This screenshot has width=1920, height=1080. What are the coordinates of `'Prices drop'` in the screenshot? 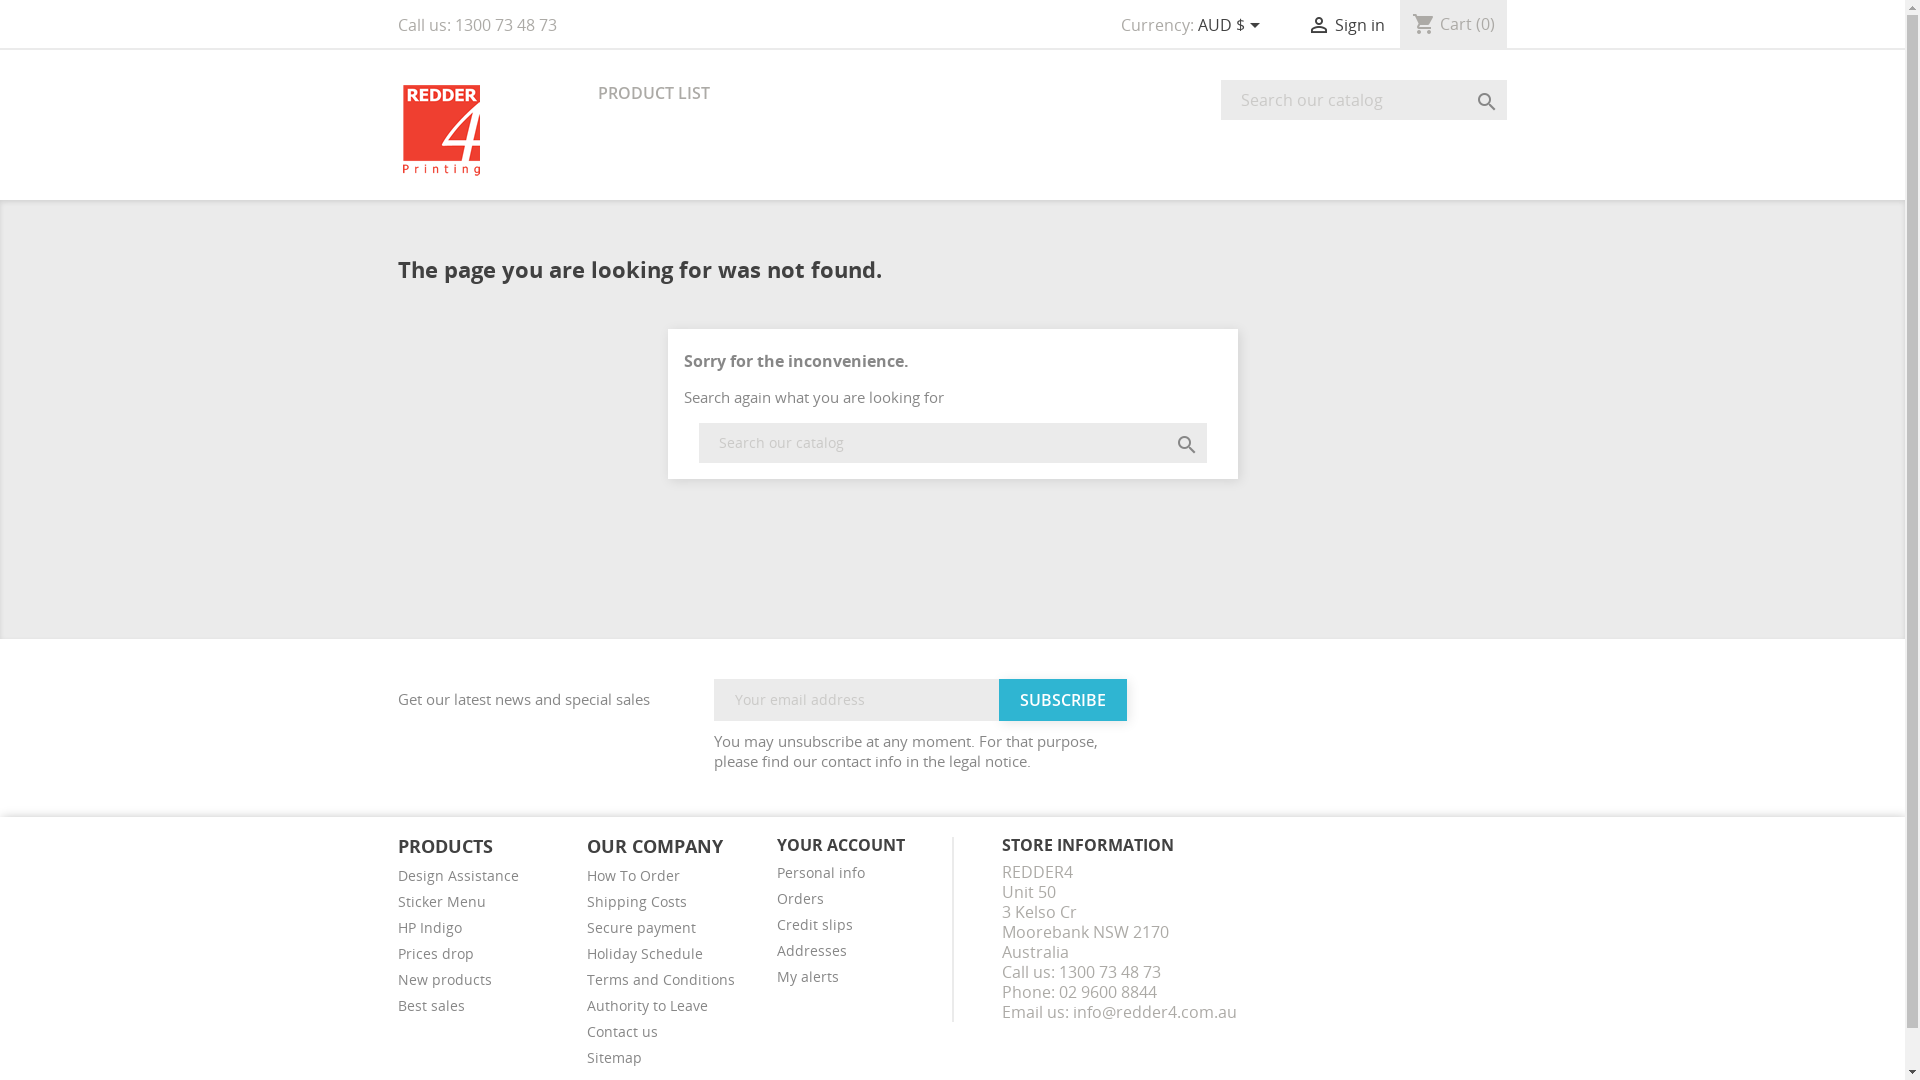 It's located at (435, 952).